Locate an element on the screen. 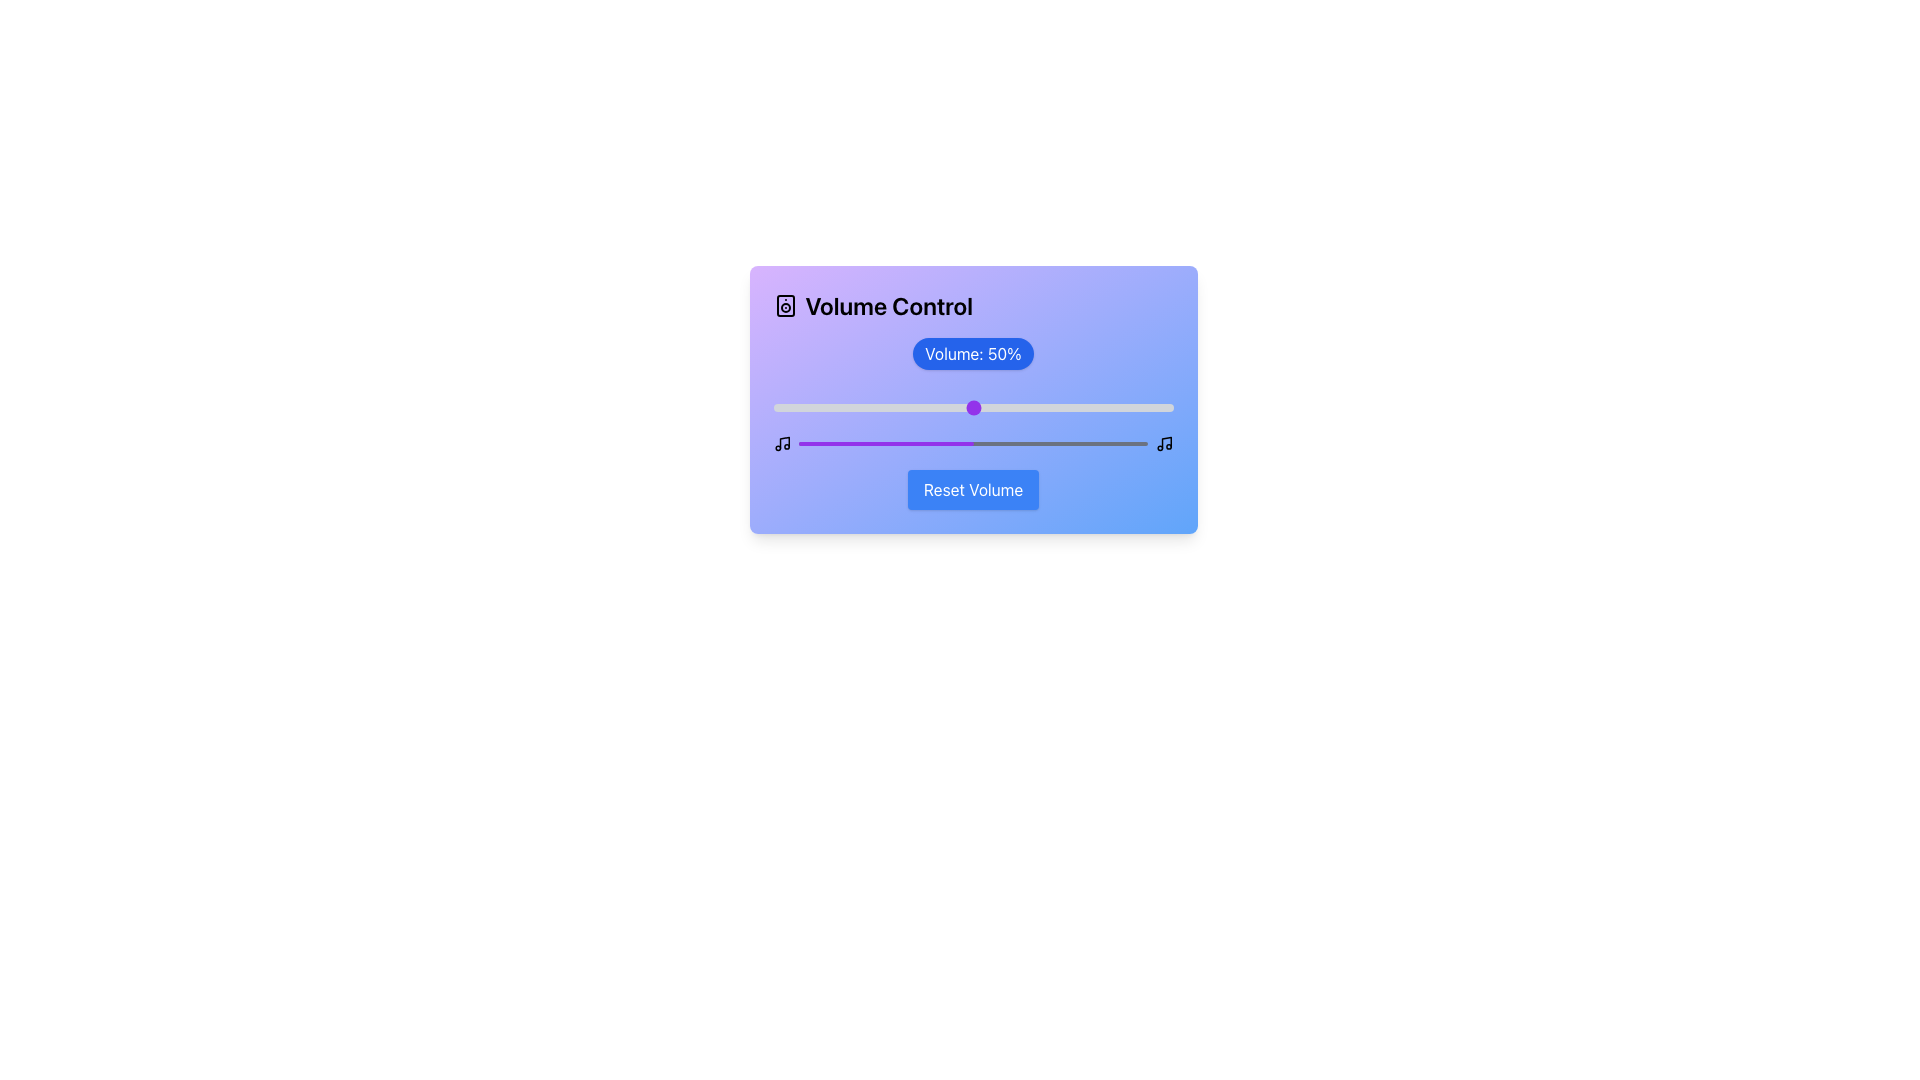 This screenshot has height=1080, width=1920. volume is located at coordinates (1025, 407).